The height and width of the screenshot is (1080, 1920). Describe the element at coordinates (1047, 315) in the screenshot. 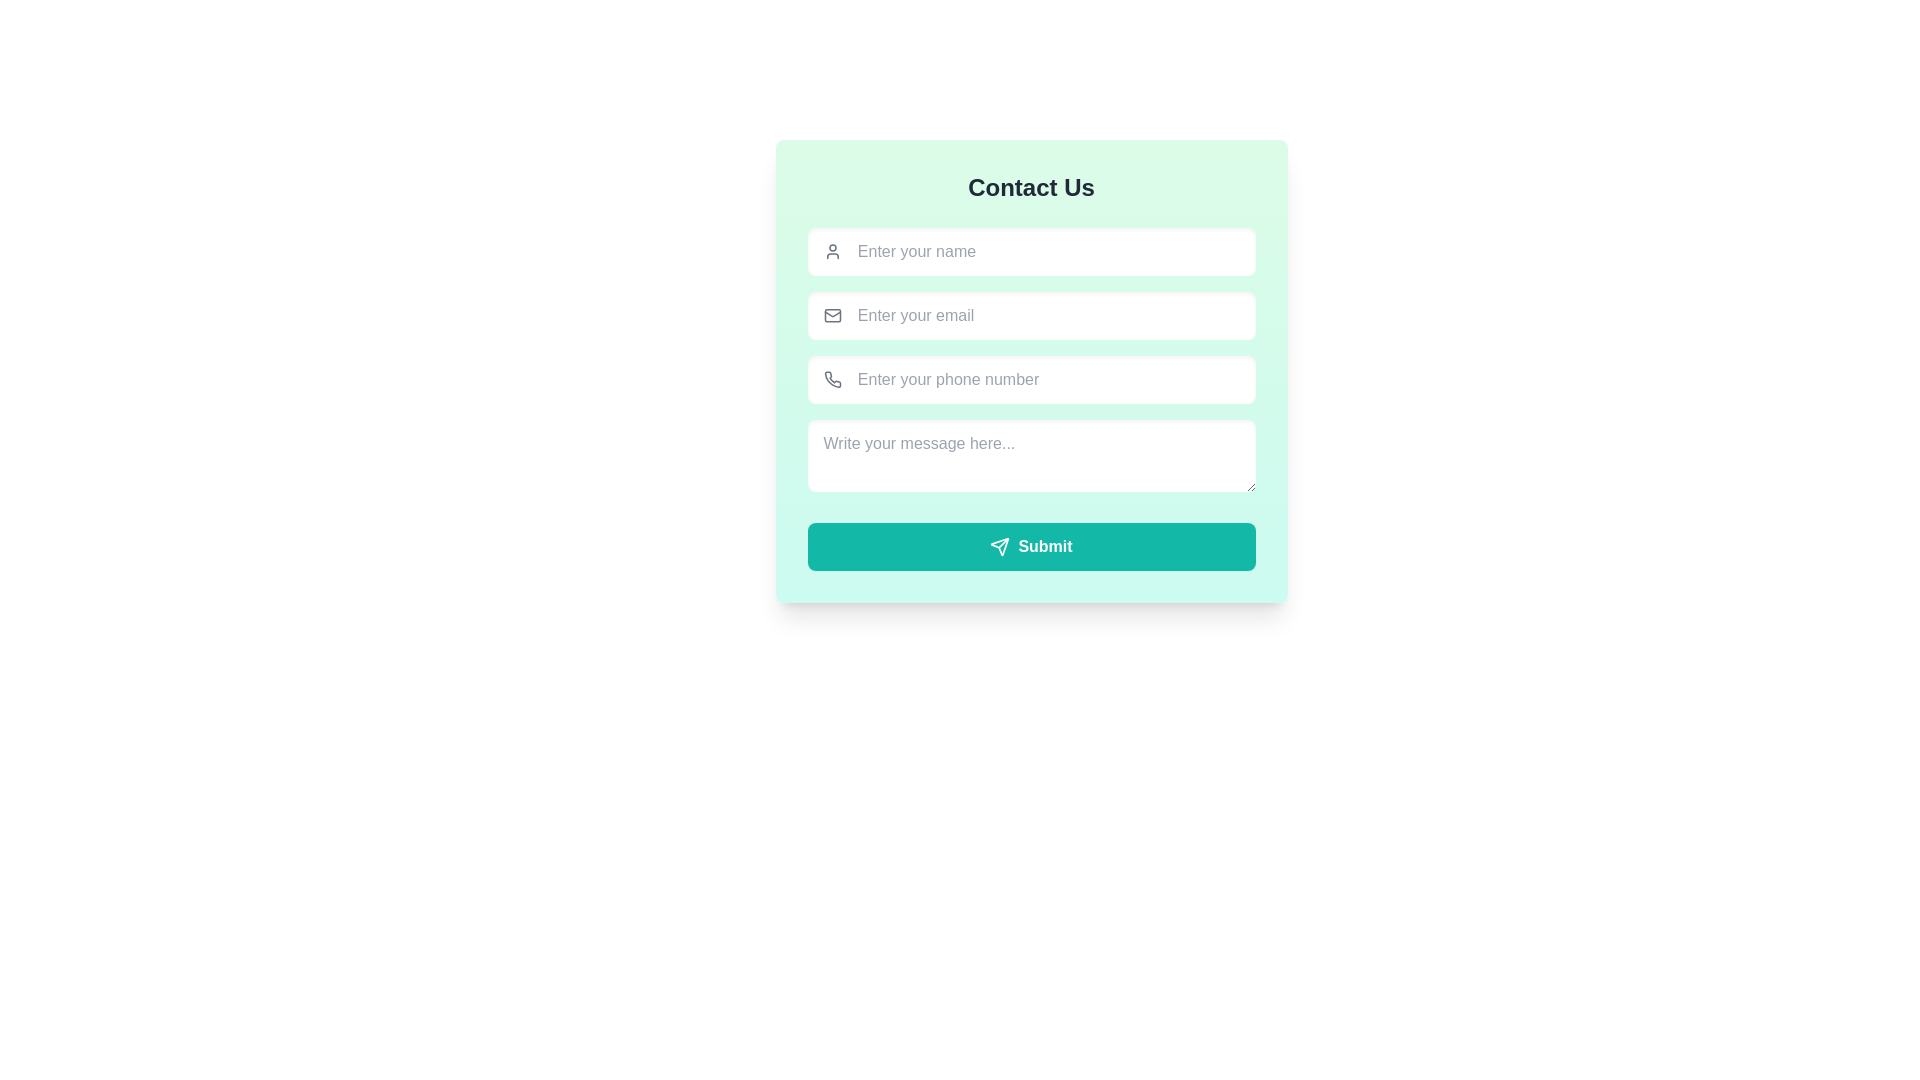

I see `the second input field labeled 'Enter your email' to place the cursor for email address entry` at that location.